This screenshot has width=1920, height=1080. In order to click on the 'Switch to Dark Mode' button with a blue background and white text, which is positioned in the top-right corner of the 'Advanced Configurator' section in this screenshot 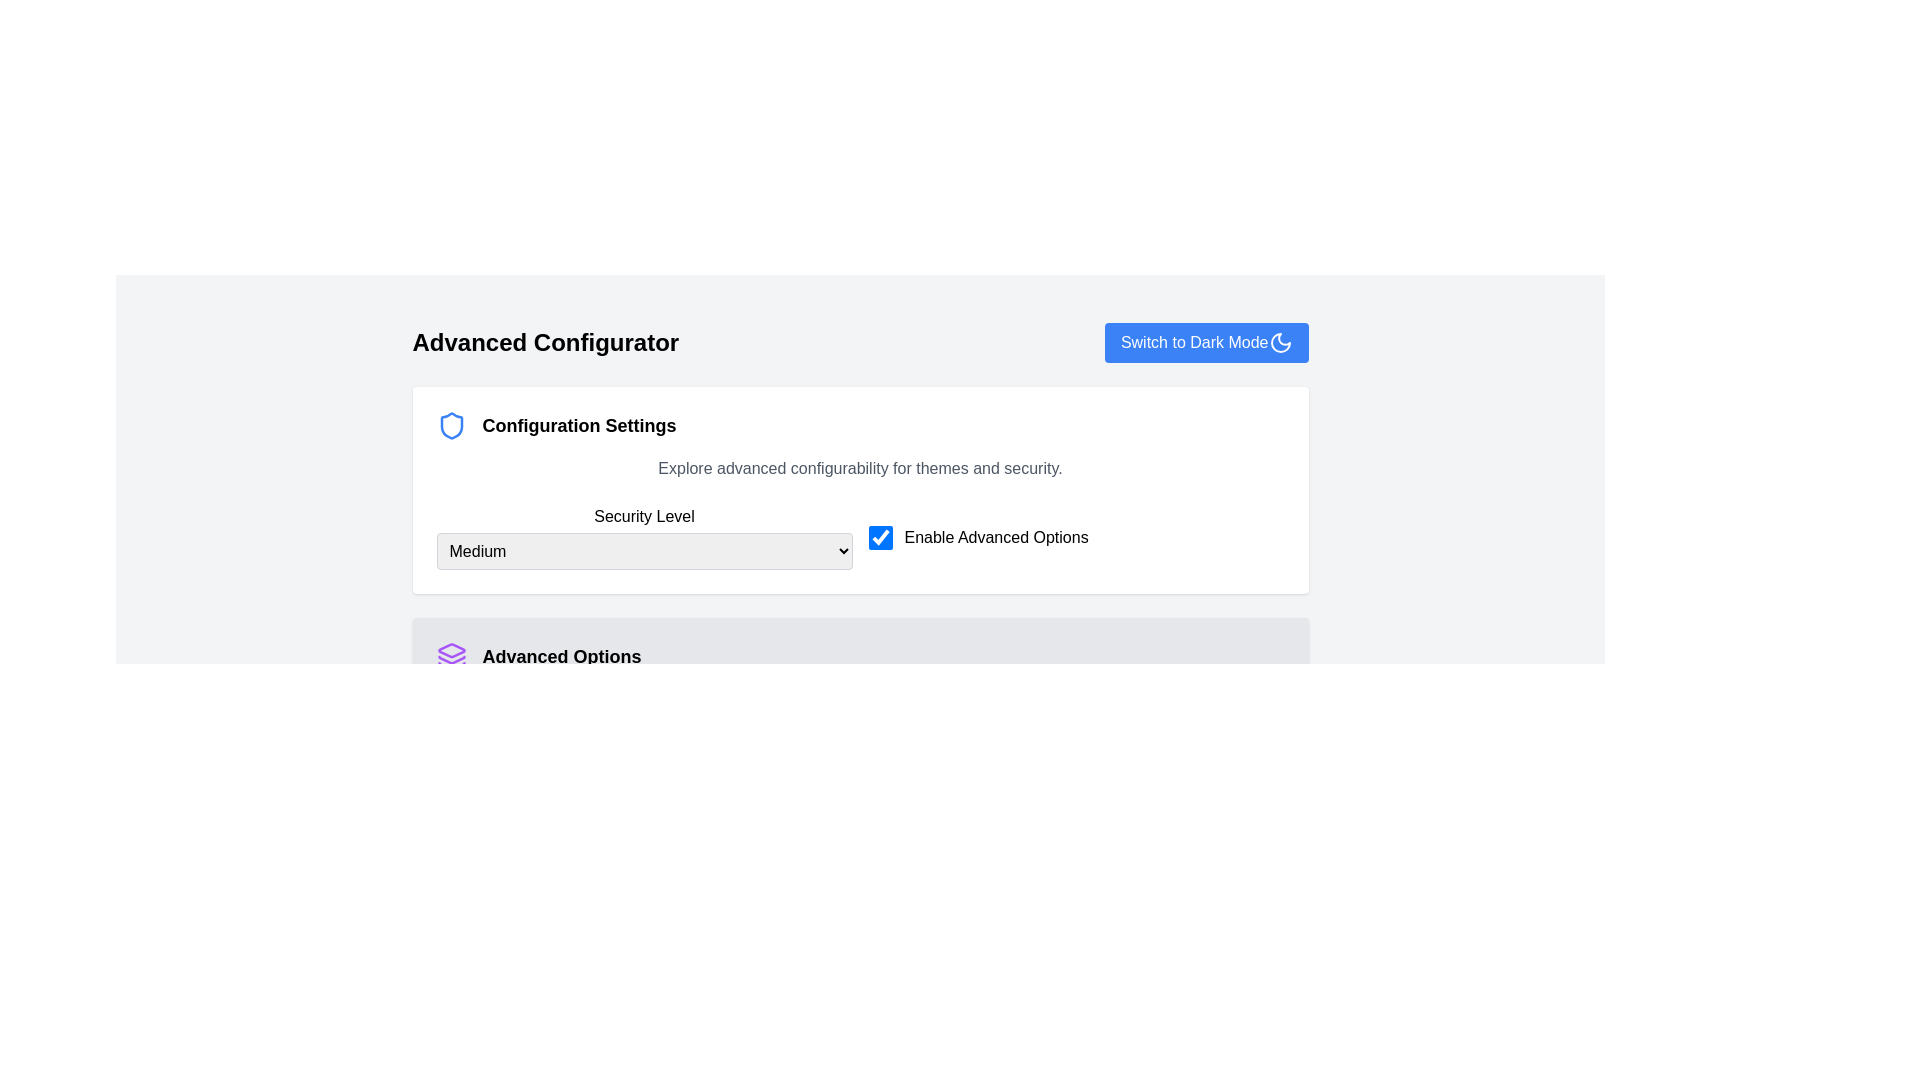, I will do `click(1205, 342)`.